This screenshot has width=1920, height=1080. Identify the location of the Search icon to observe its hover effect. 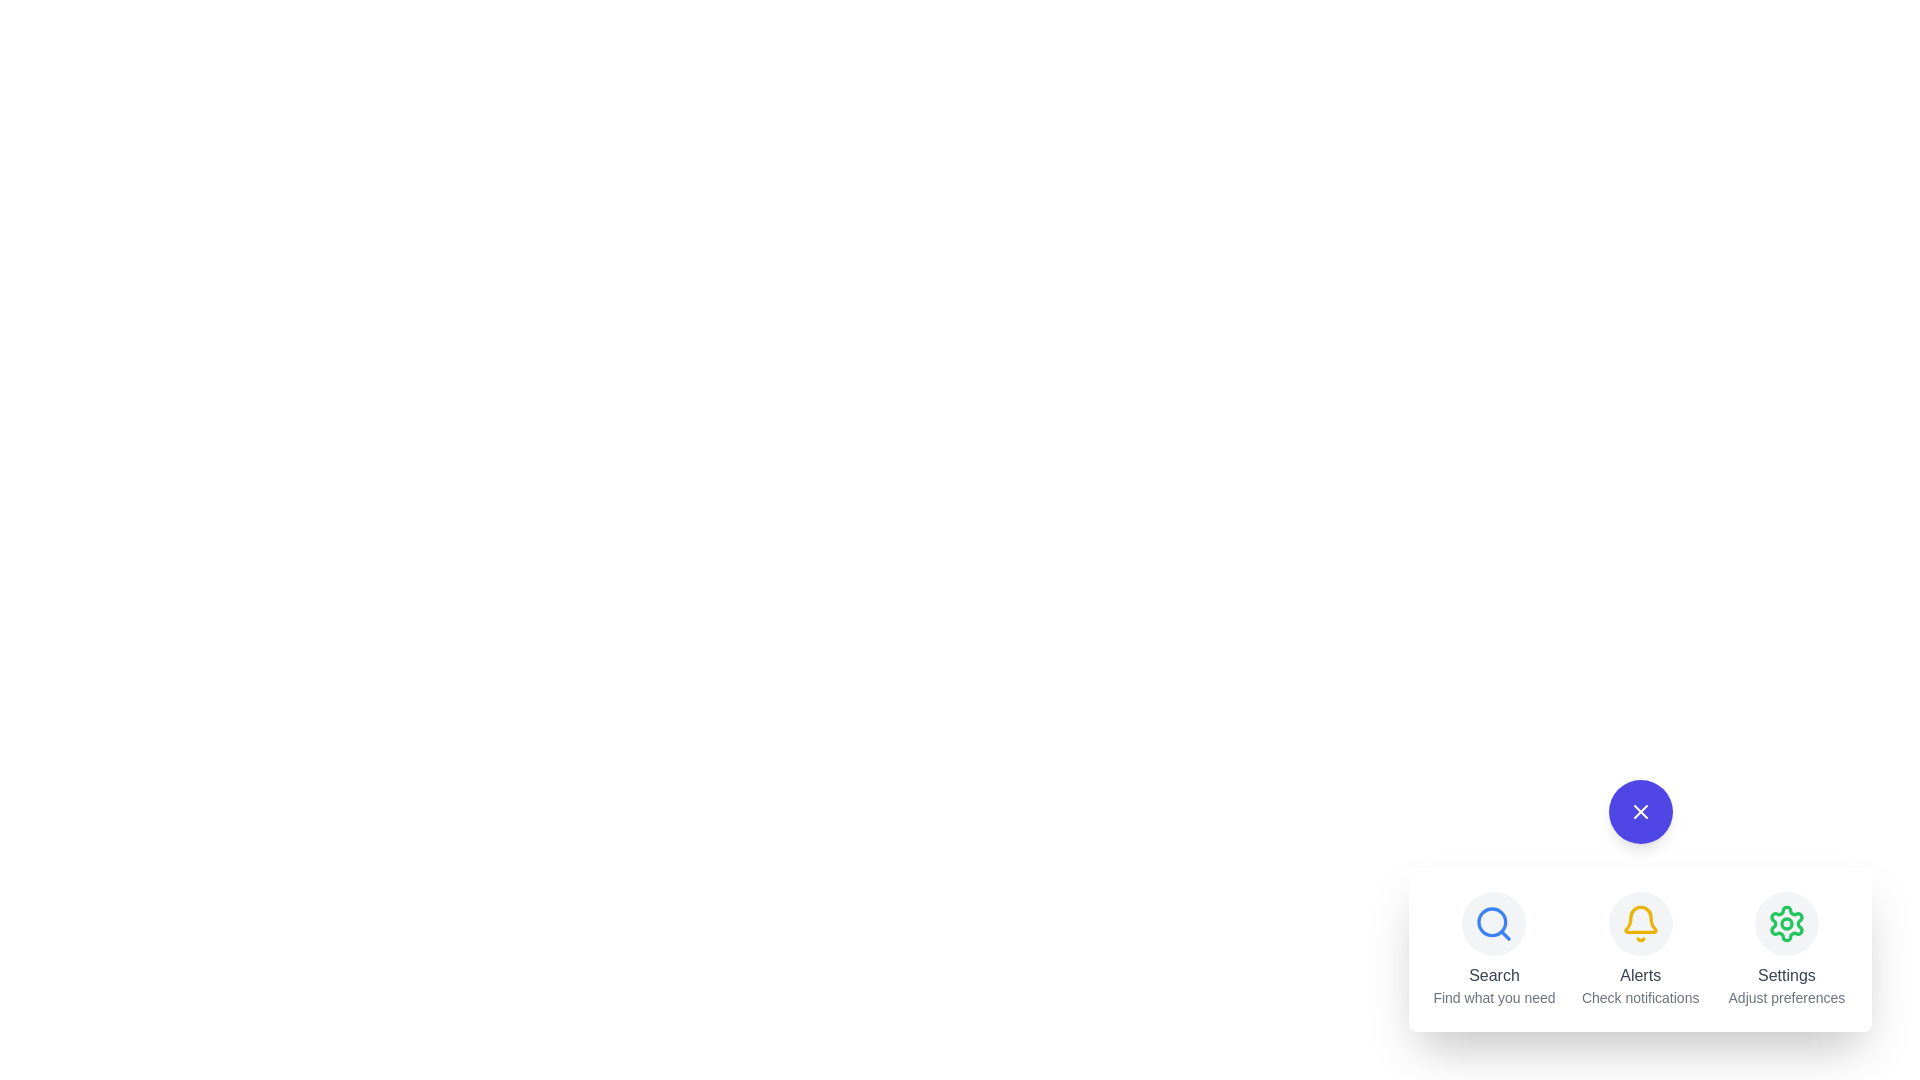
(1494, 924).